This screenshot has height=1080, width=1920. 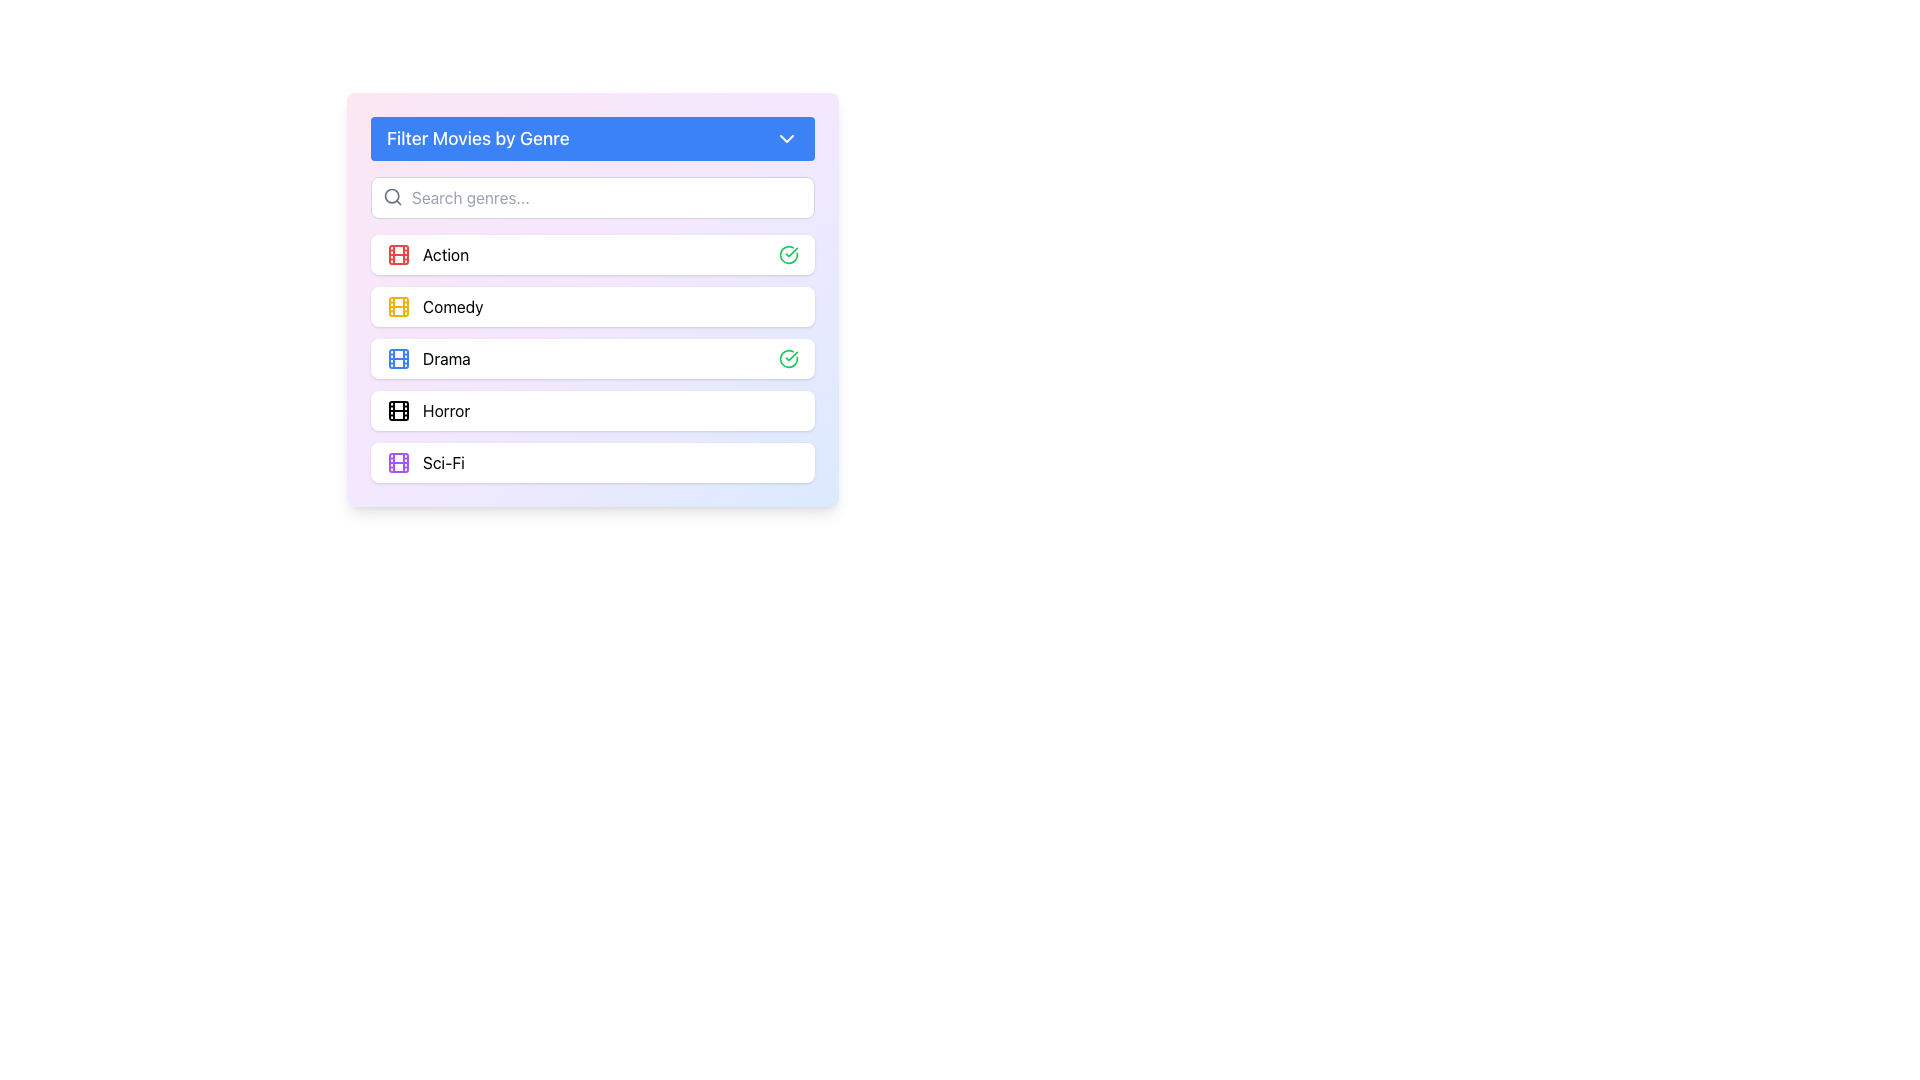 What do you see at coordinates (427, 357) in the screenshot?
I see `to select the 'Drama' genre, which is represented by the text label 'Drama' followed by a blue film frame icon, located in the vertically stacked list of genre options under 'Filter Movies by Genre'` at bounding box center [427, 357].